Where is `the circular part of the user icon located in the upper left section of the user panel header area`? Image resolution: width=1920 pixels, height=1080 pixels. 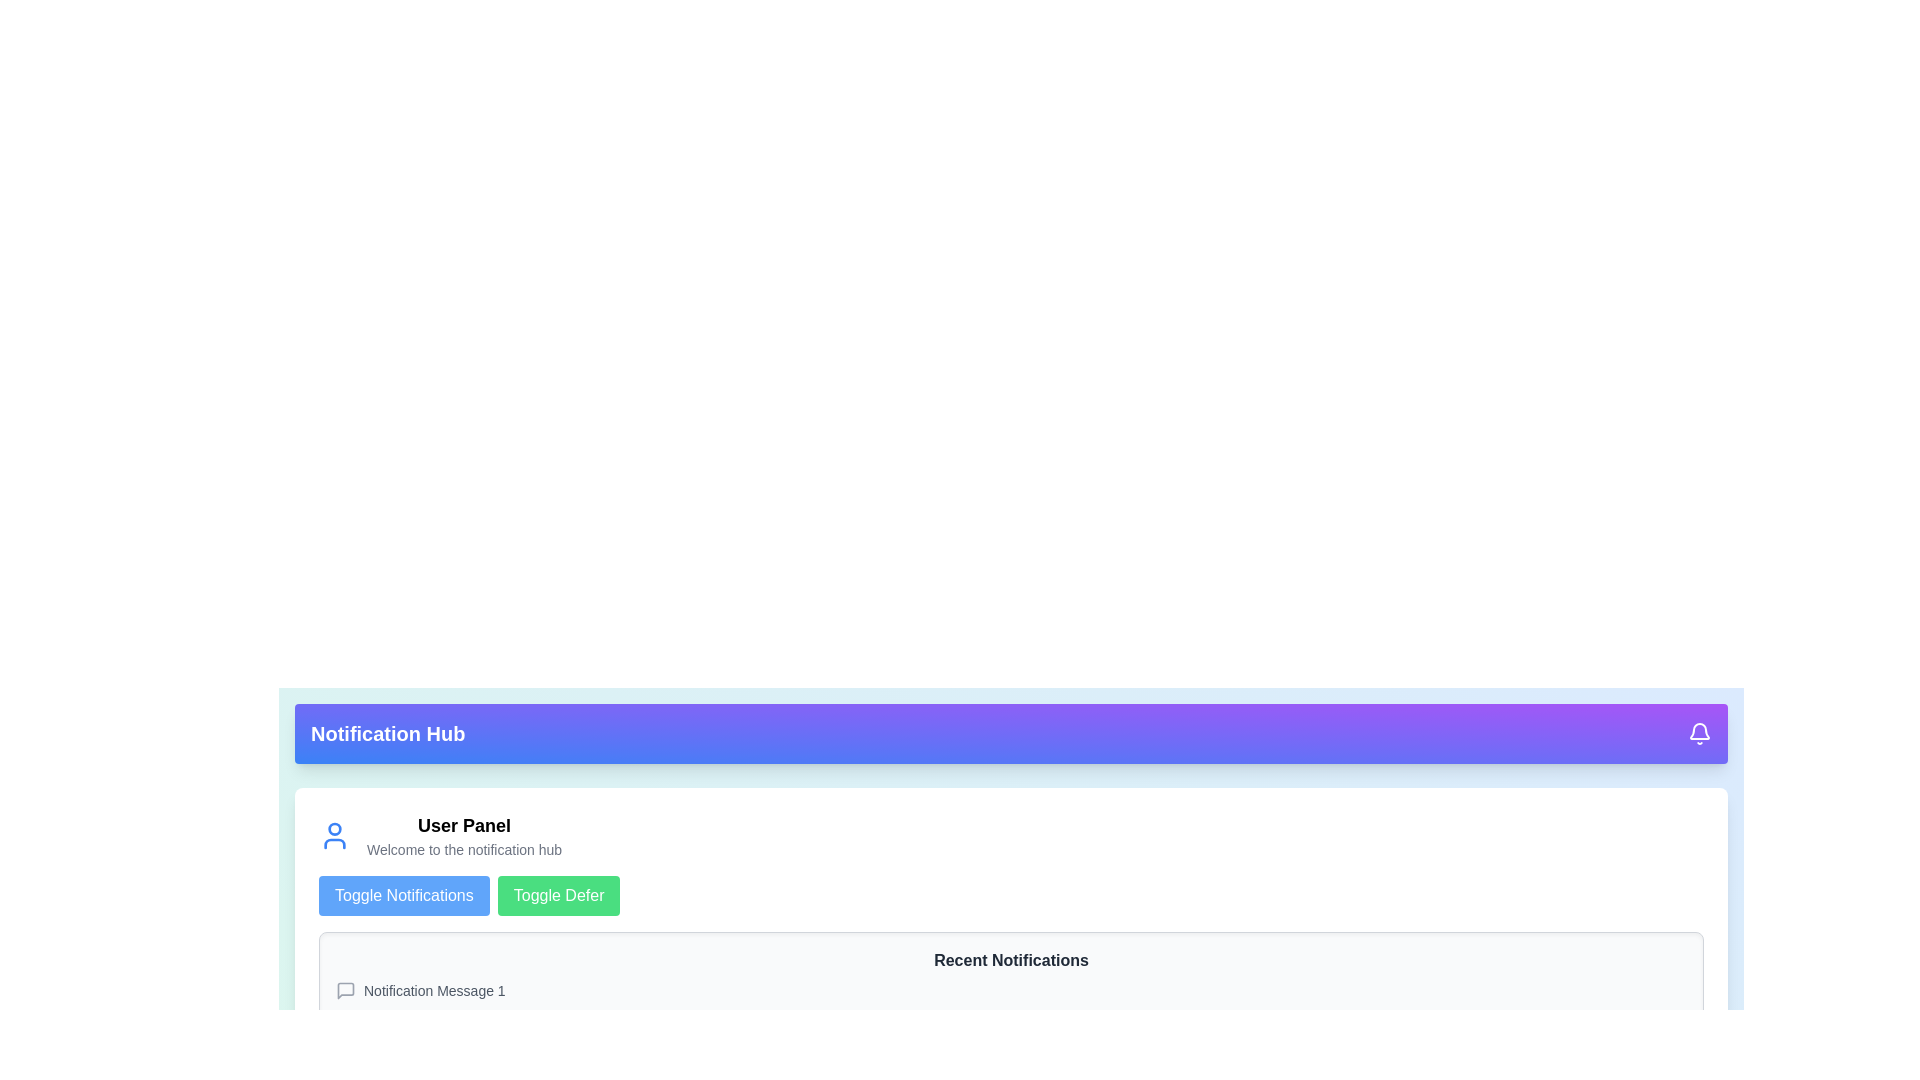 the circular part of the user icon located in the upper left section of the user panel header area is located at coordinates (335, 829).